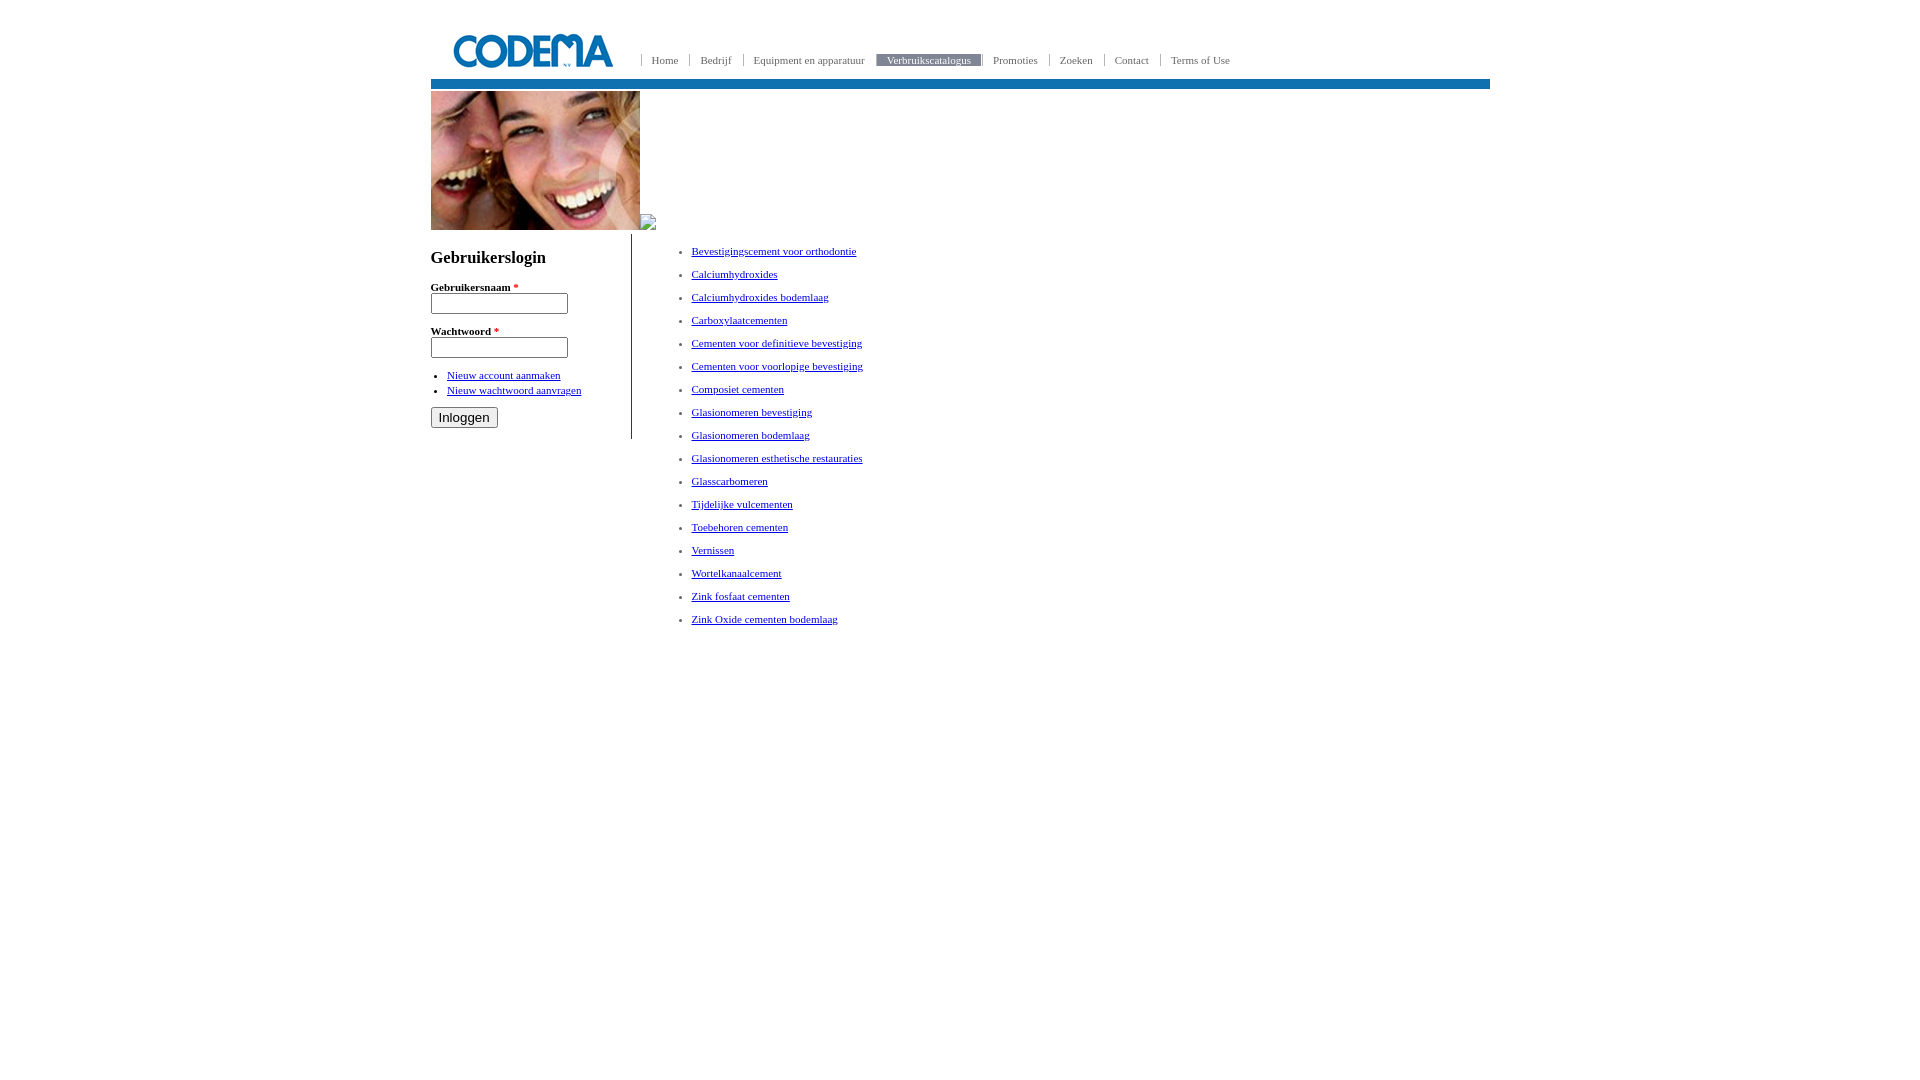 The width and height of the screenshot is (1920, 1080). Describe the element at coordinates (1200, 59) in the screenshot. I see `'Terms of Use'` at that location.